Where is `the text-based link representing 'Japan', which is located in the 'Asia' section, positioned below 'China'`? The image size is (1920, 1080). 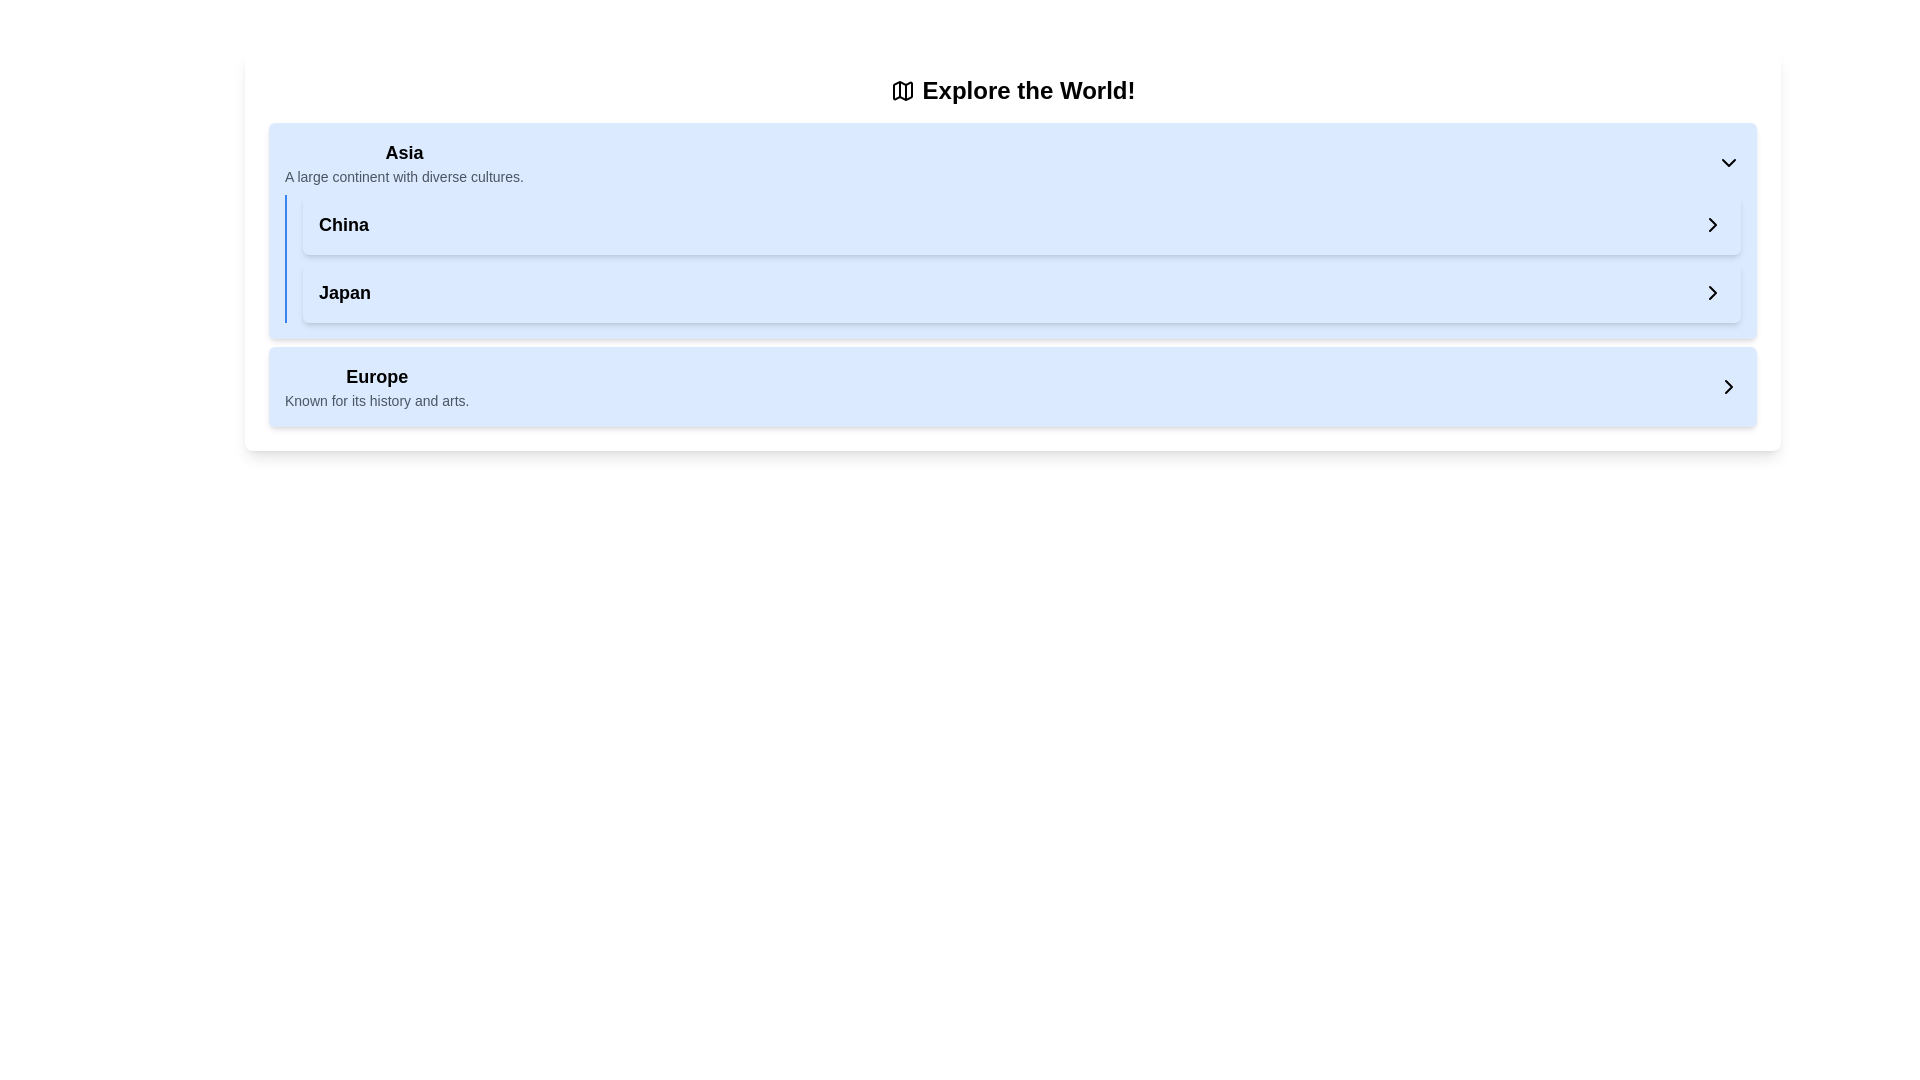
the text-based link representing 'Japan', which is located in the 'Asia' section, positioned below 'China' is located at coordinates (345, 293).